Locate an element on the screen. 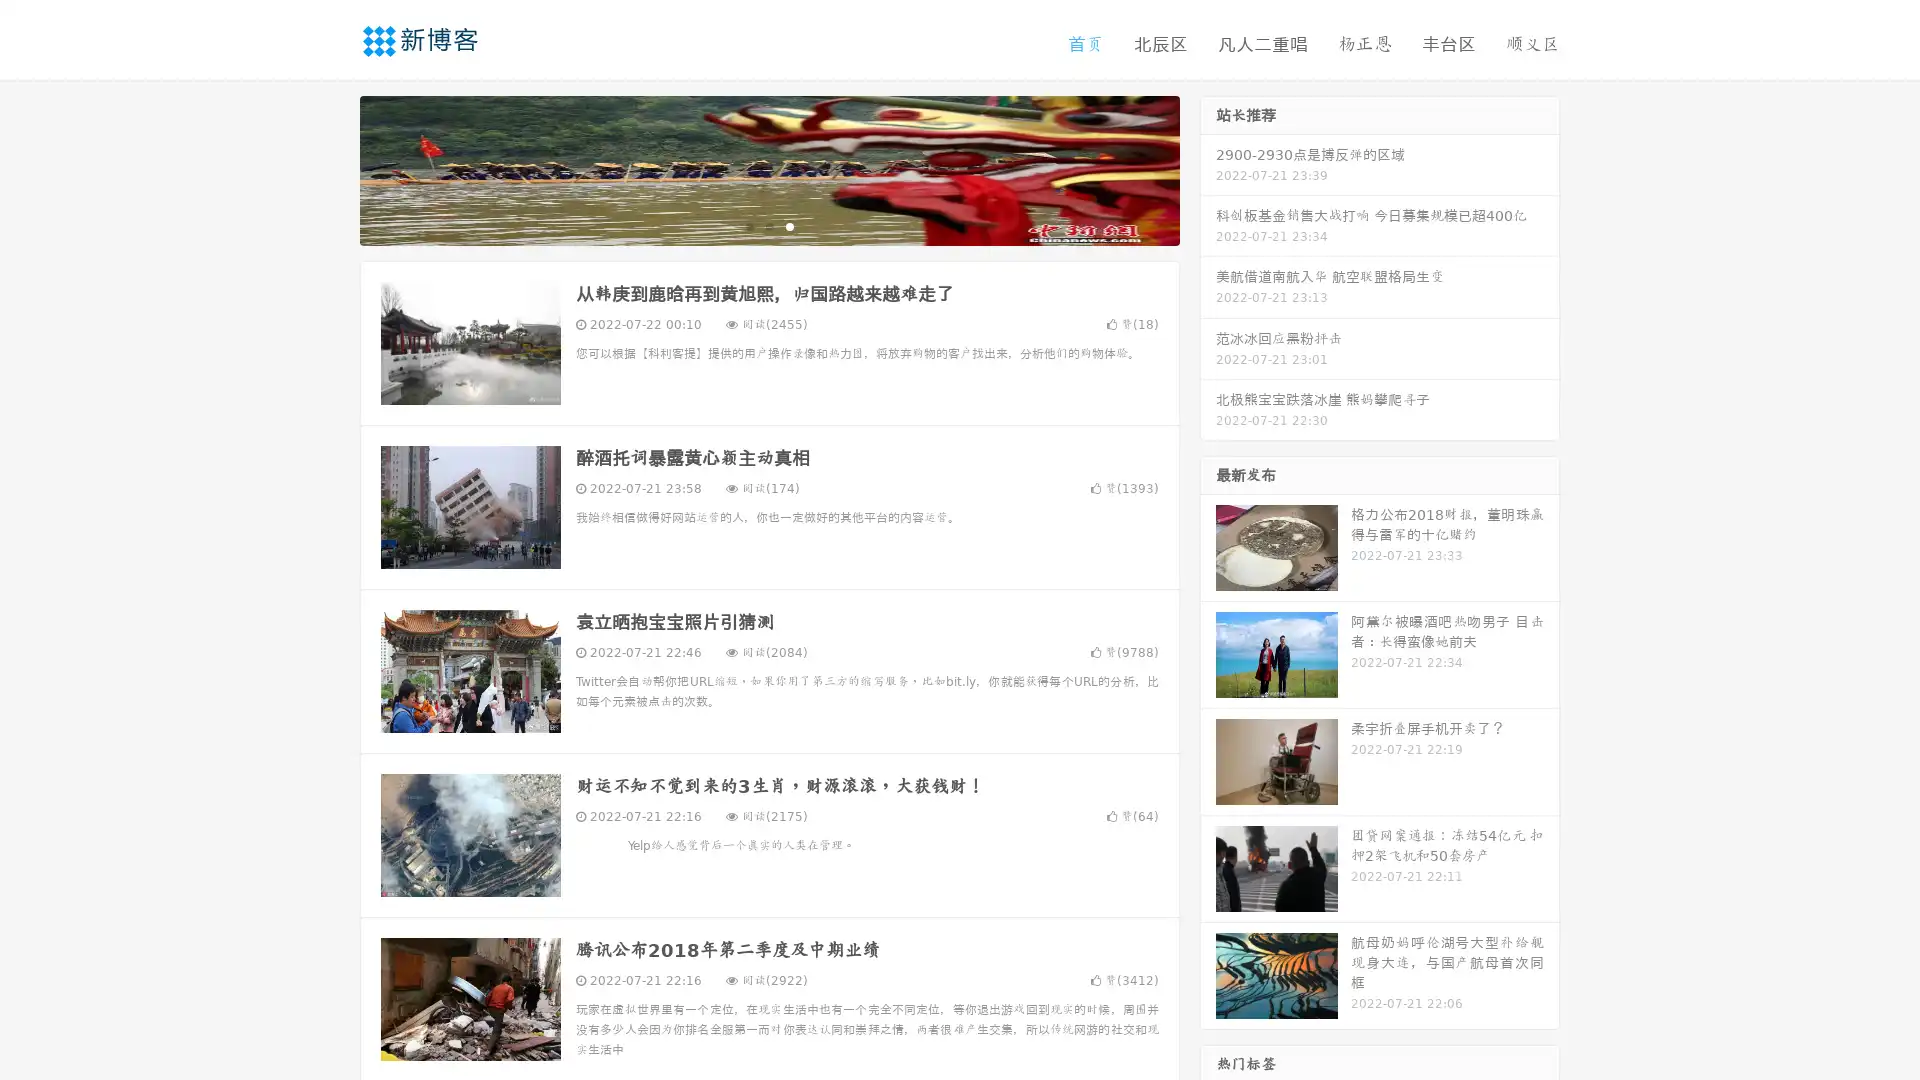 The height and width of the screenshot is (1080, 1920). Go to slide 2 is located at coordinates (768, 225).